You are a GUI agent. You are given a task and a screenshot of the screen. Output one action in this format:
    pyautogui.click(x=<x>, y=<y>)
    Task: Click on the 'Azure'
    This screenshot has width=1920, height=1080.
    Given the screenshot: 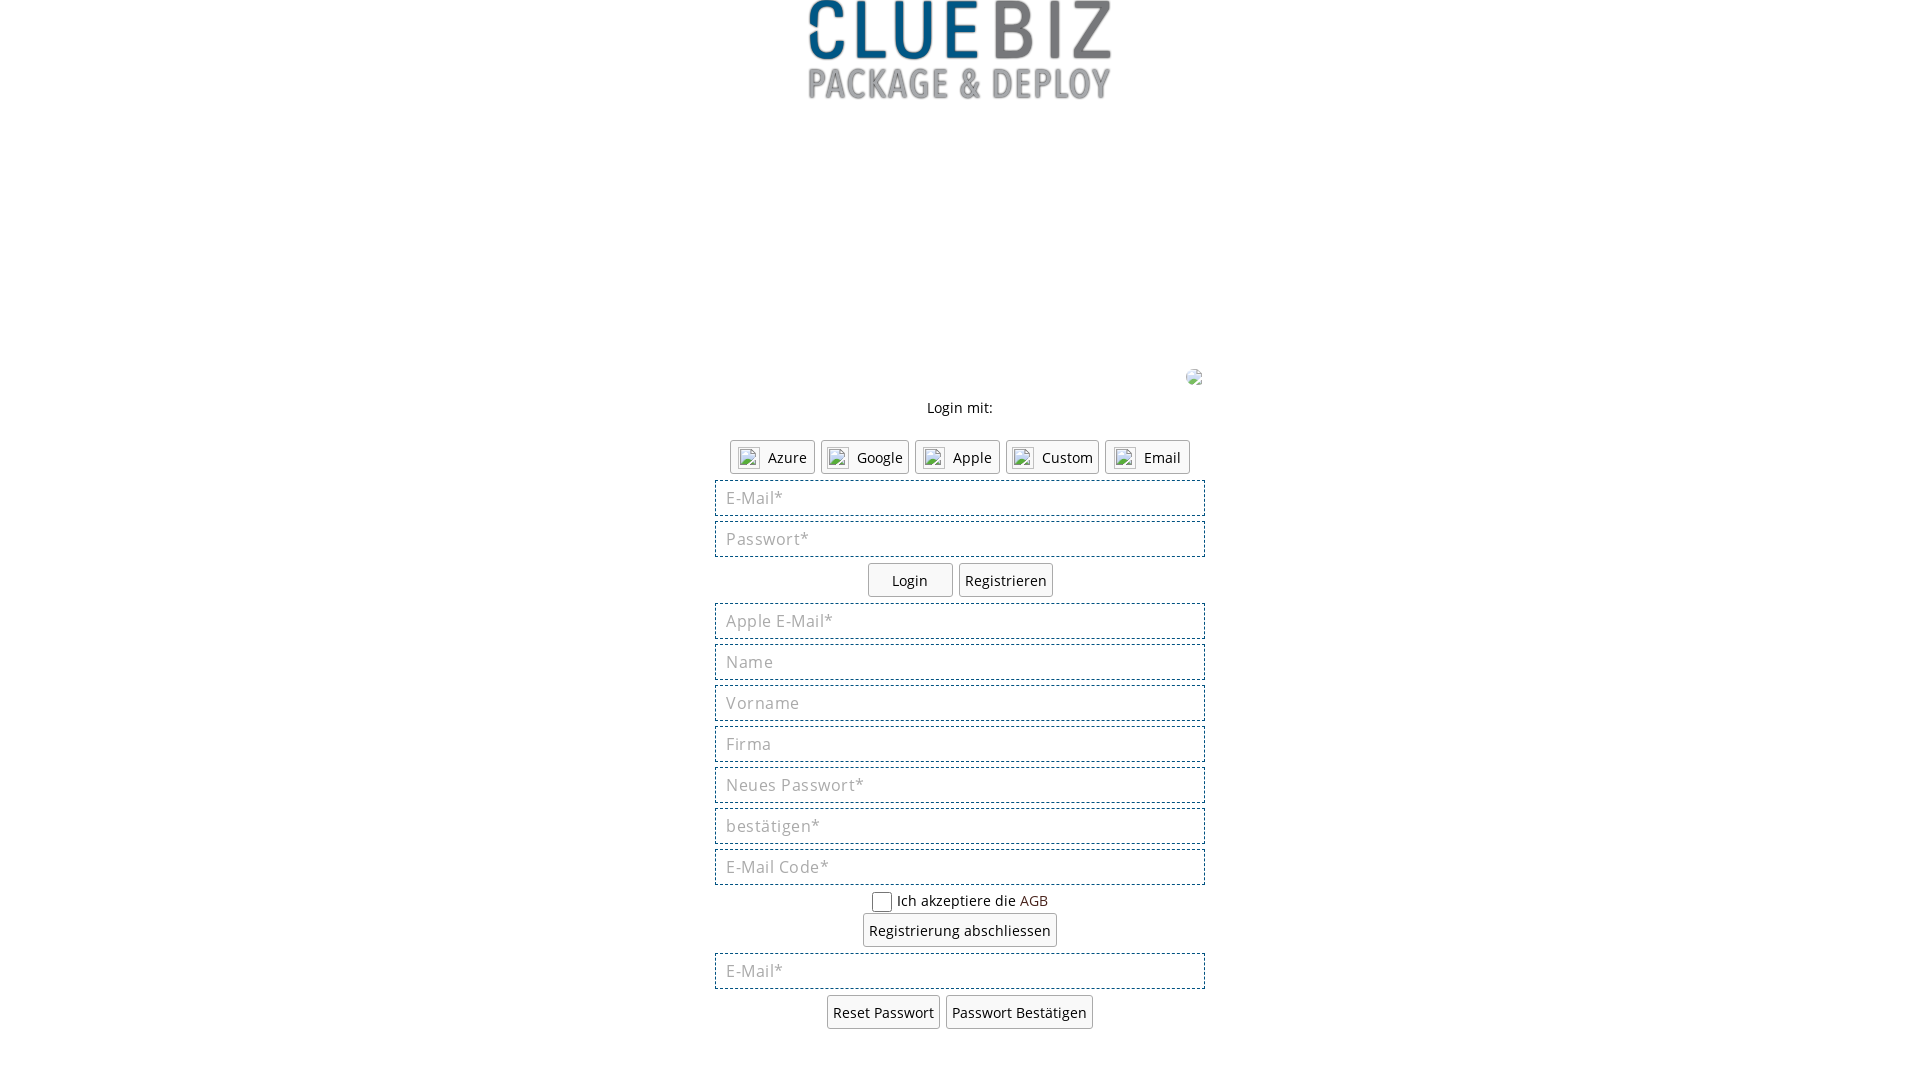 What is the action you would take?
    pyautogui.click(x=771, y=456)
    